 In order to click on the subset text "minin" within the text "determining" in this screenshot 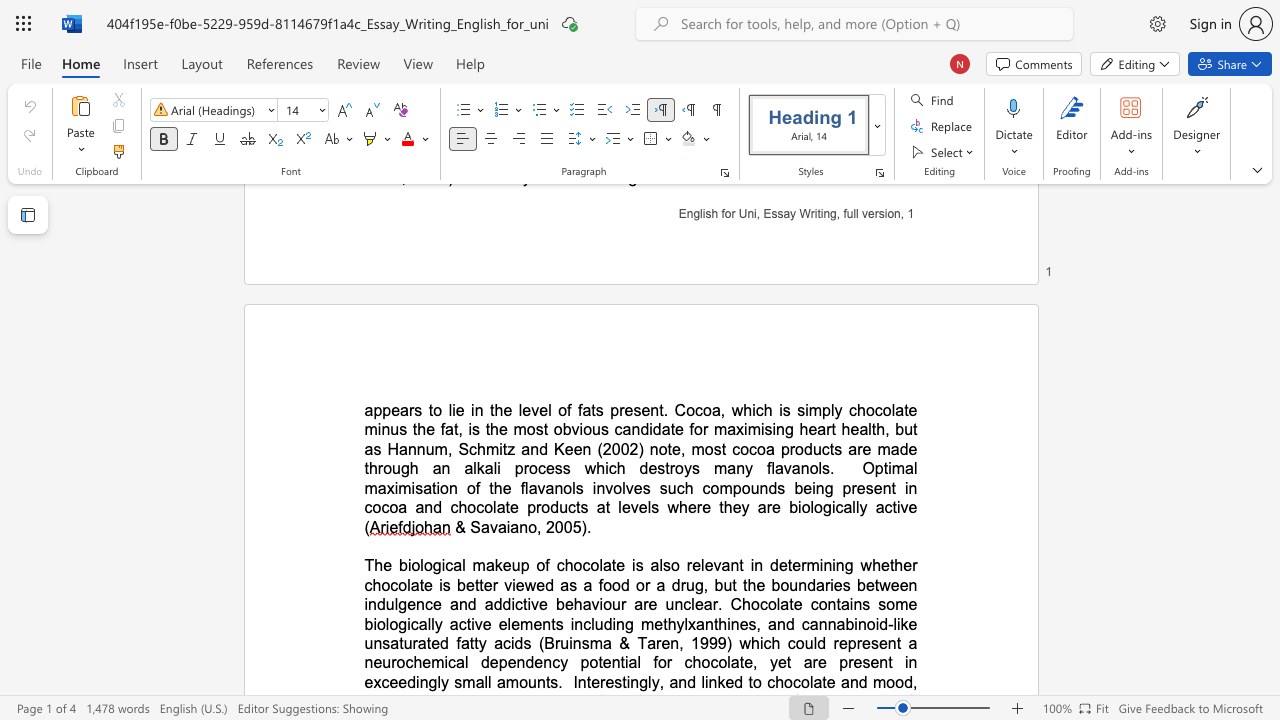, I will do `click(806, 565)`.